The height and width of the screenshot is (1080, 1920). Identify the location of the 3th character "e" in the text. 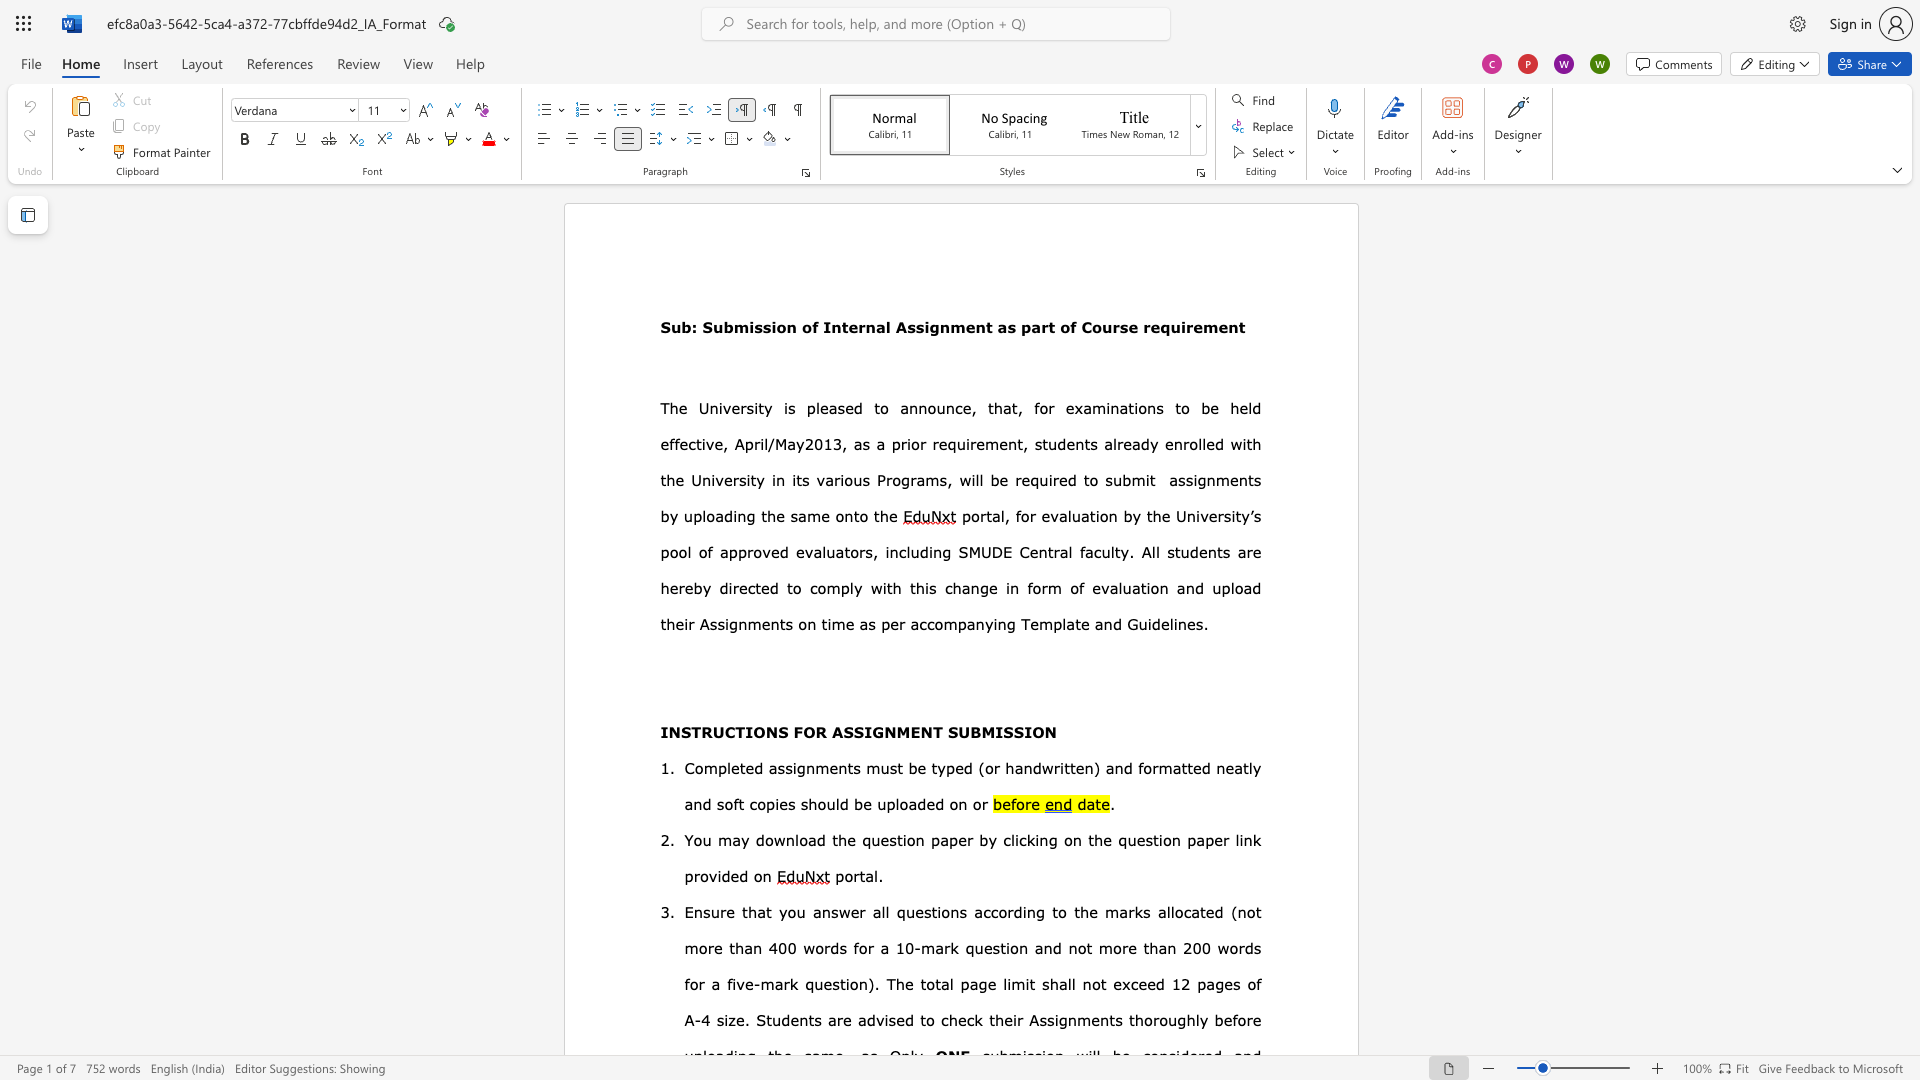
(1133, 326).